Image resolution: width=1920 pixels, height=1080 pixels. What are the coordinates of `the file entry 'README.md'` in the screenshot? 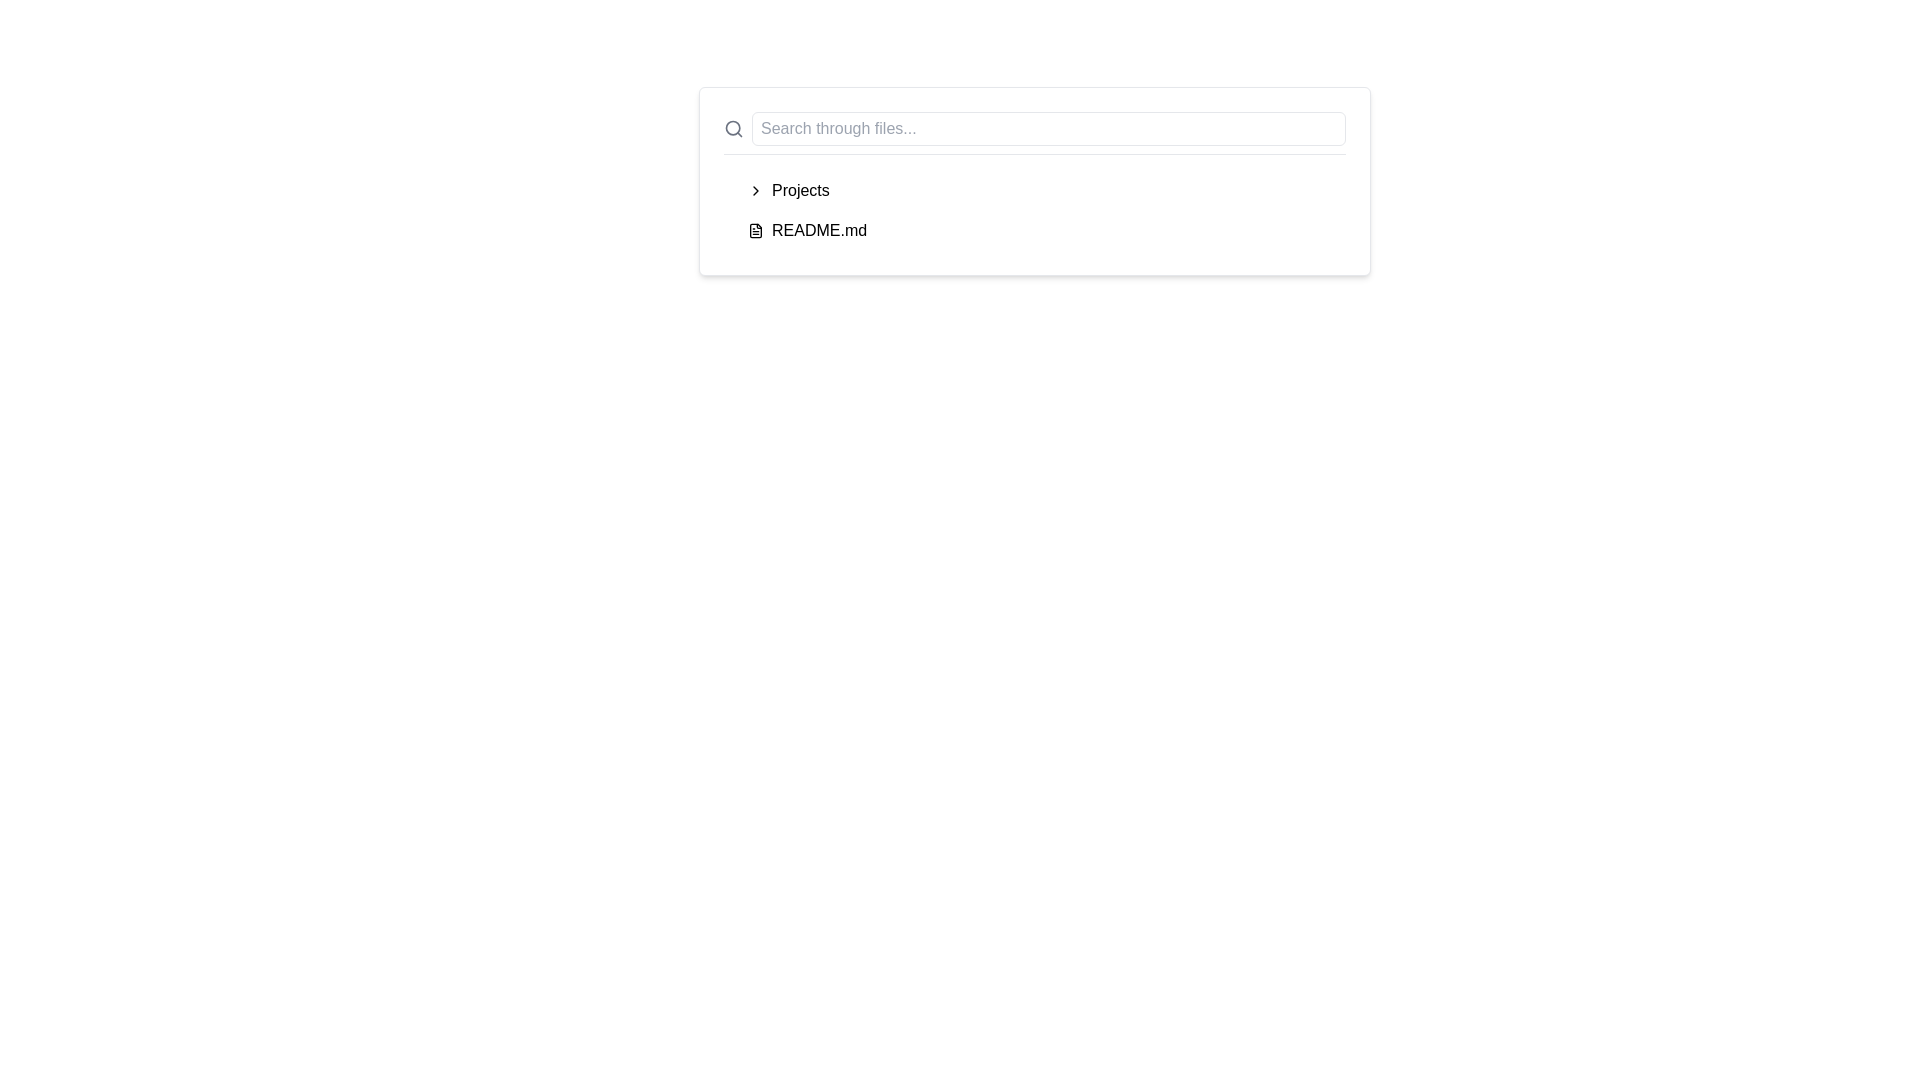 It's located at (1041, 230).